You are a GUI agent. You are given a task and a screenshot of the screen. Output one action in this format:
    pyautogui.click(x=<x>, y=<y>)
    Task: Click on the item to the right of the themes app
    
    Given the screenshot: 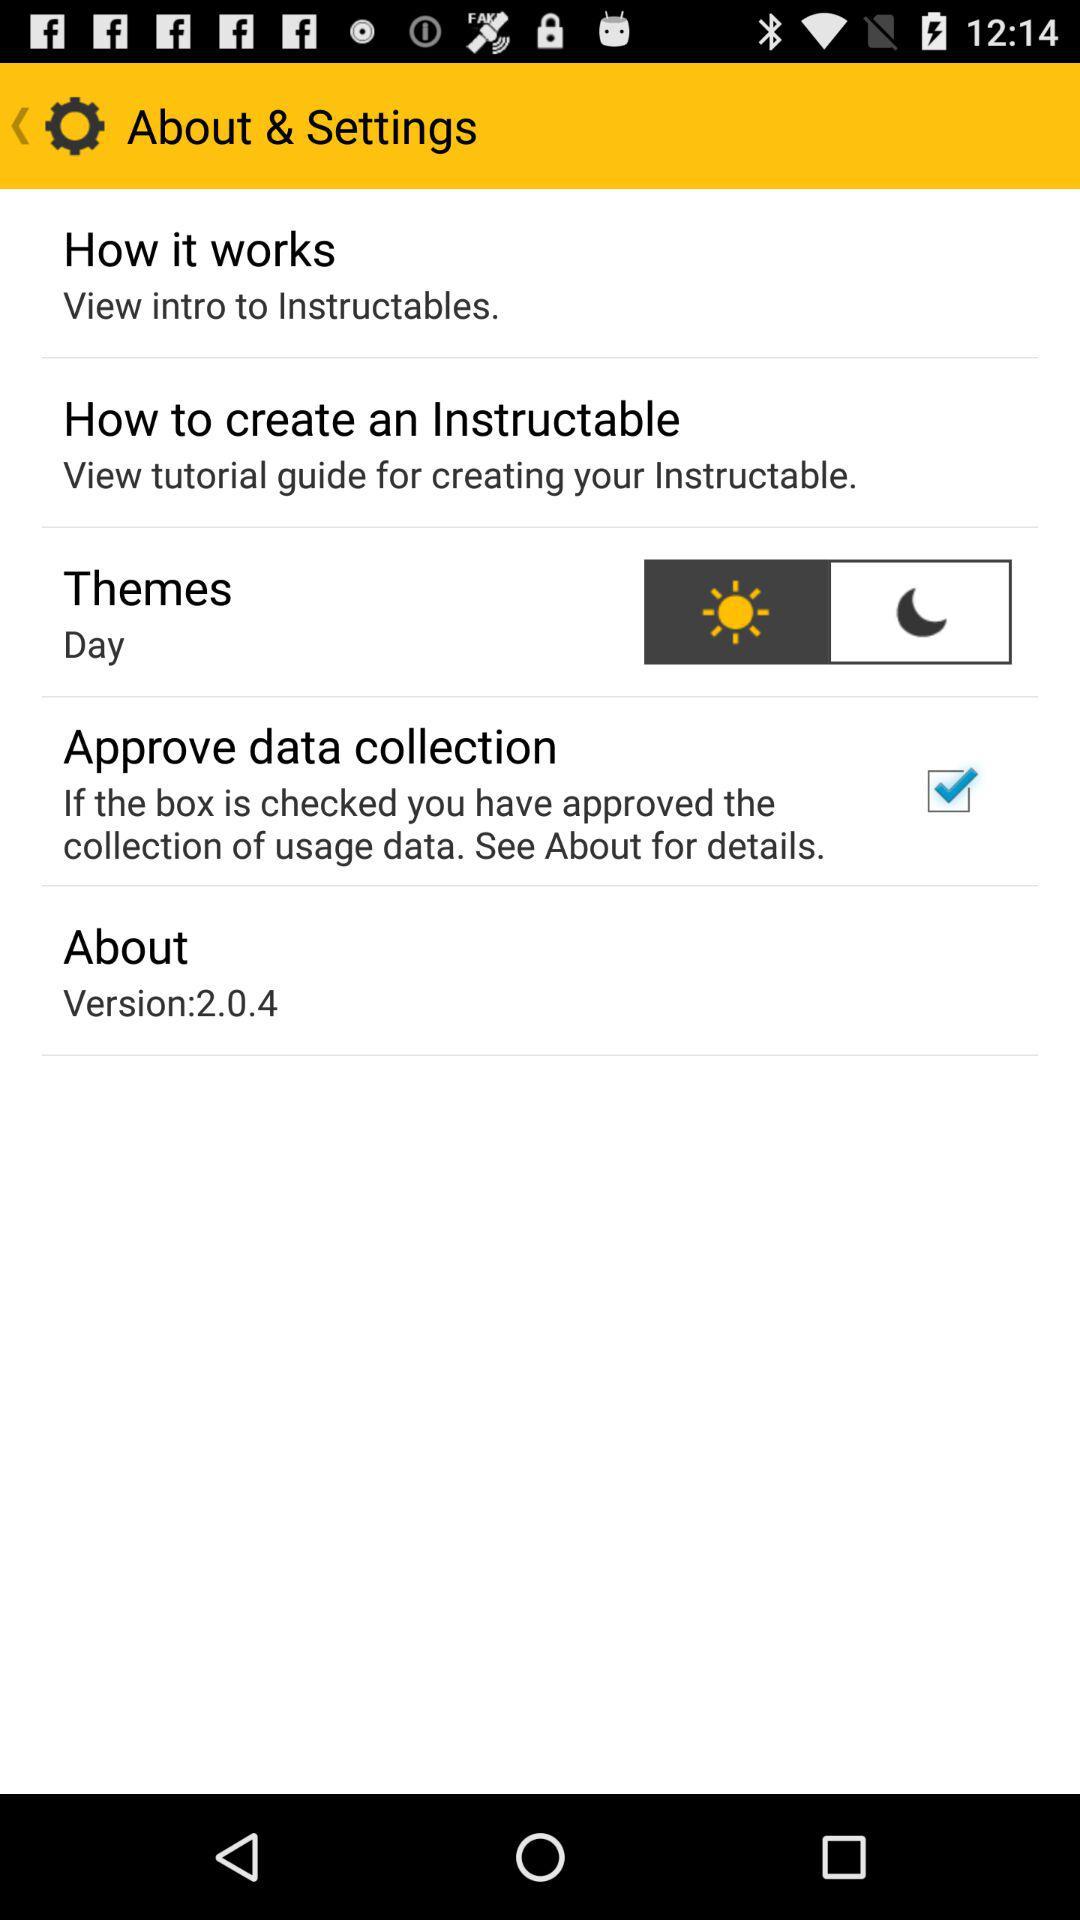 What is the action you would take?
    pyautogui.click(x=736, y=610)
    